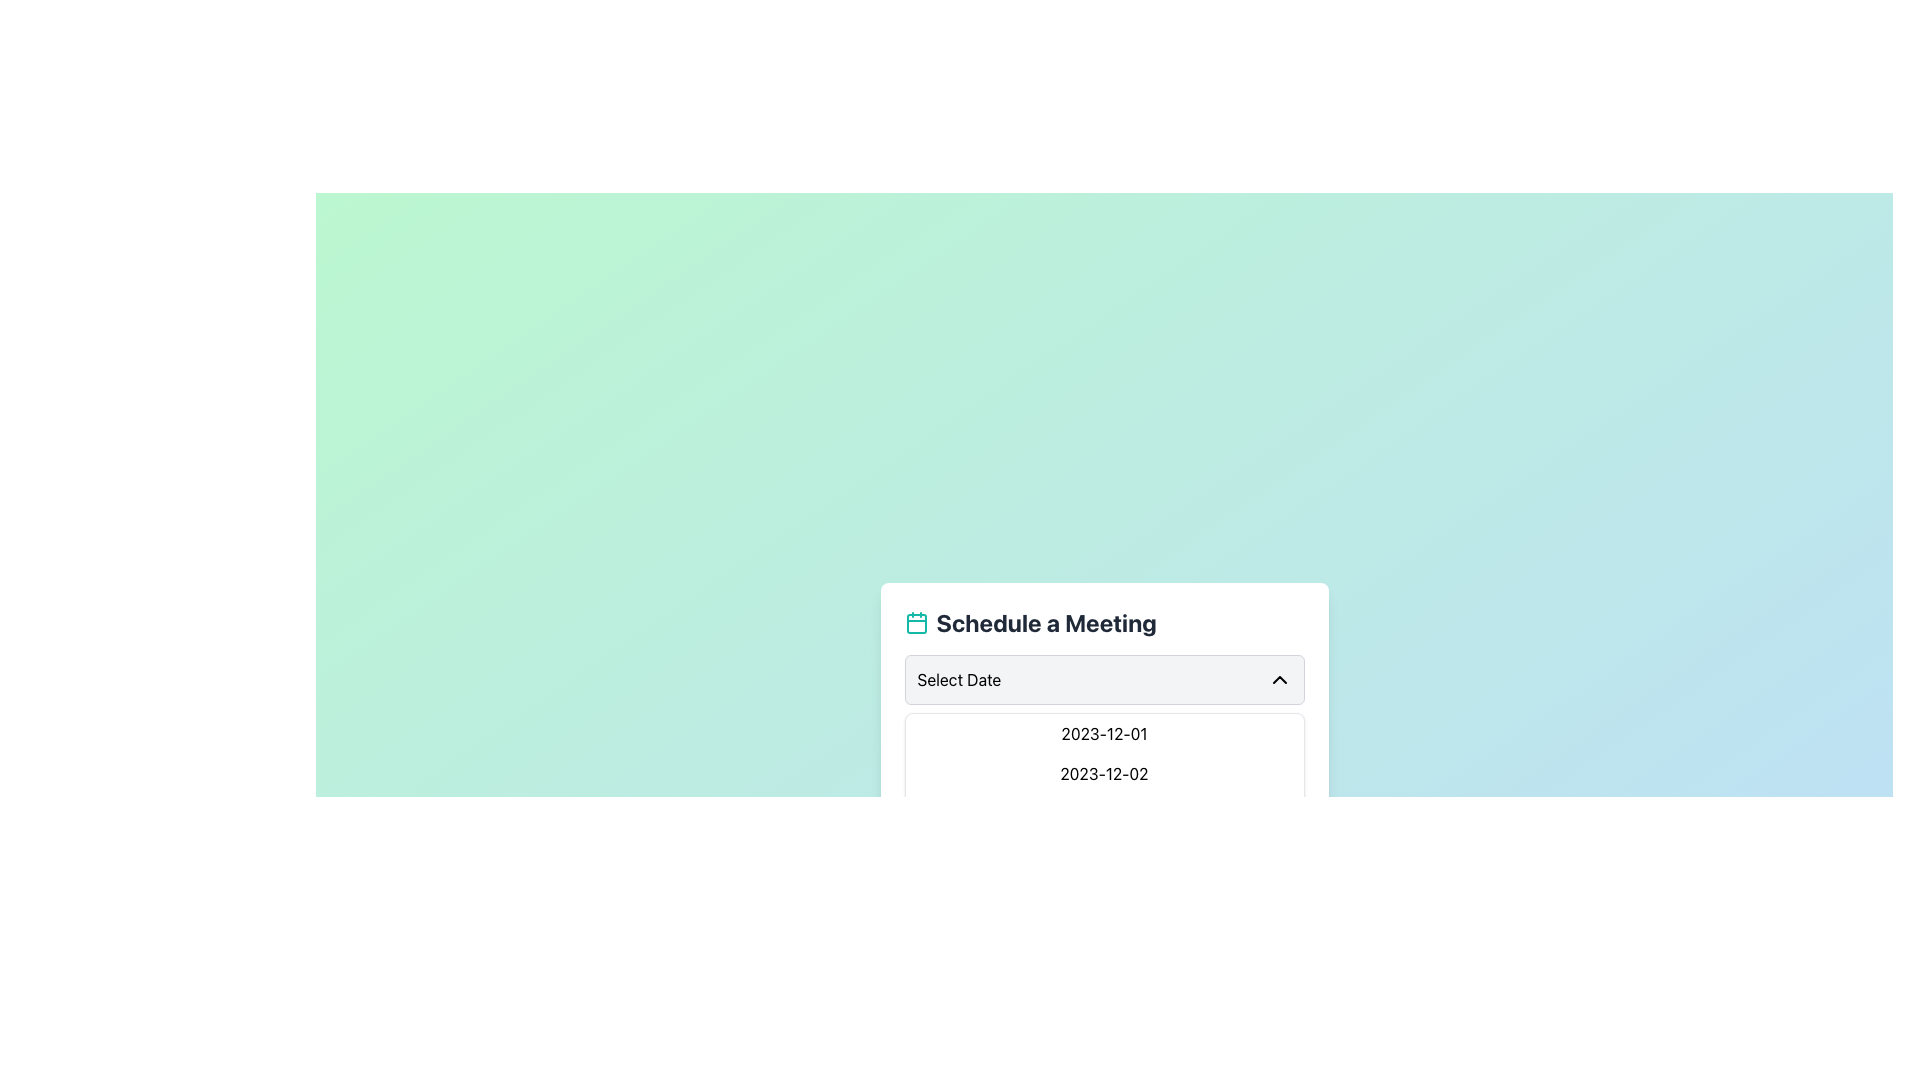 The height and width of the screenshot is (1080, 1920). I want to click on the selectable date option '2023-12-01' in the dropdown menu, so click(1103, 733).